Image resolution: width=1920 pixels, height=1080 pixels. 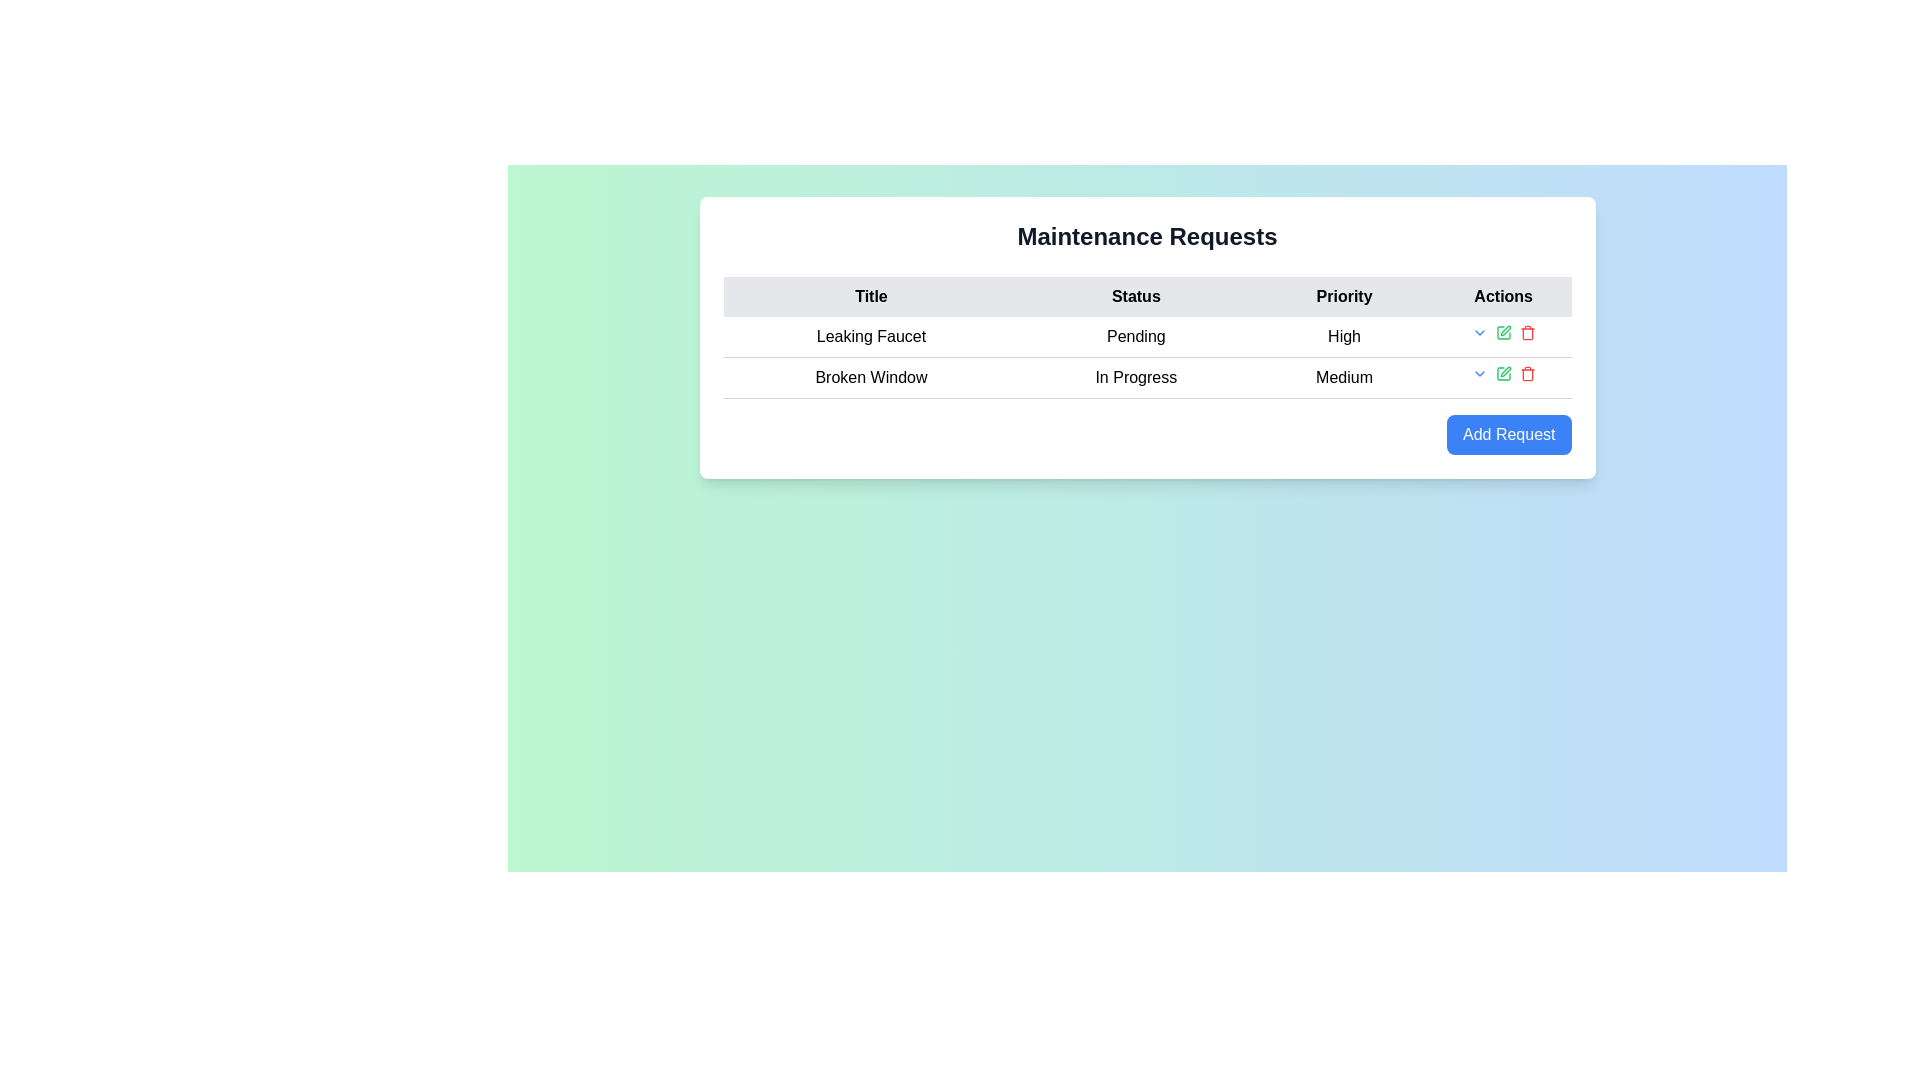 What do you see at coordinates (1509, 434) in the screenshot?
I see `the distinct button located at the bottom right corner of the 'Maintenance Requests' panel to initiate adding a new request` at bounding box center [1509, 434].